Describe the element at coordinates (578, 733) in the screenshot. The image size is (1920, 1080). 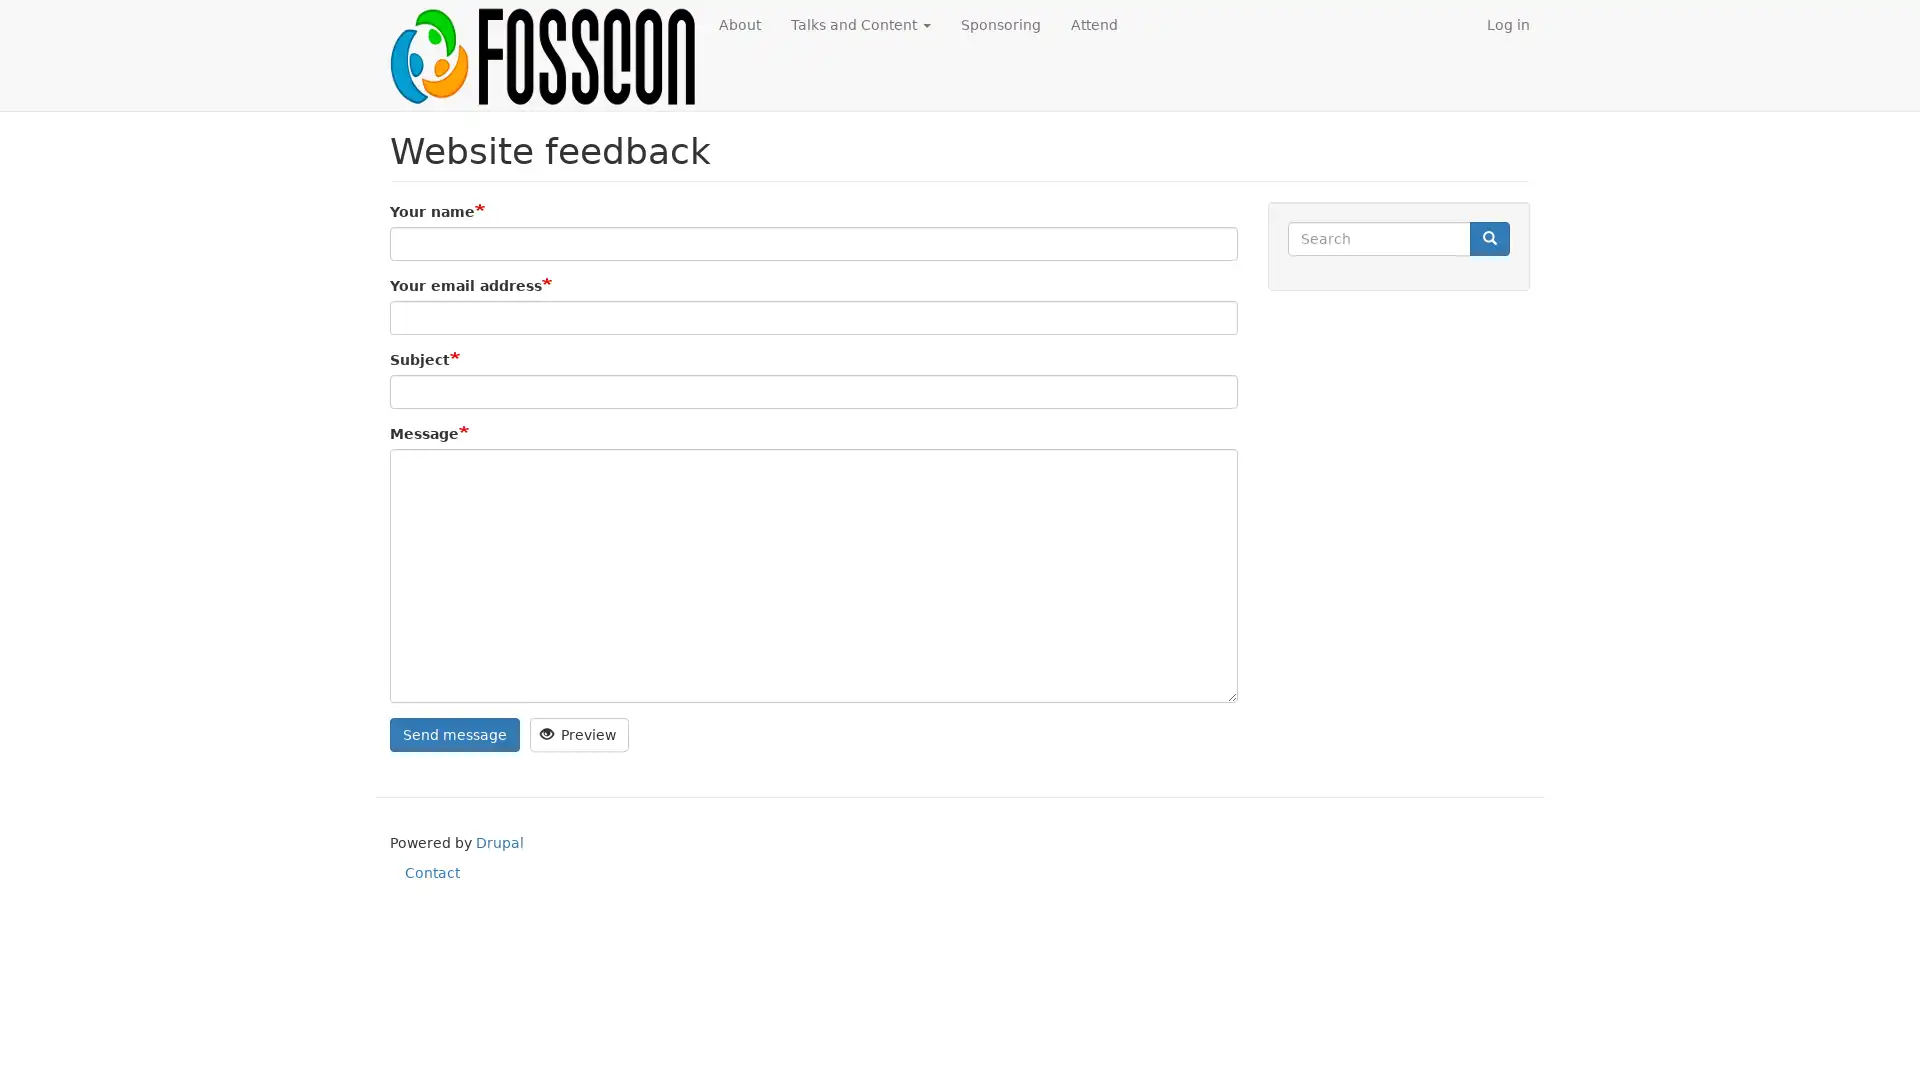
I see `Preview` at that location.